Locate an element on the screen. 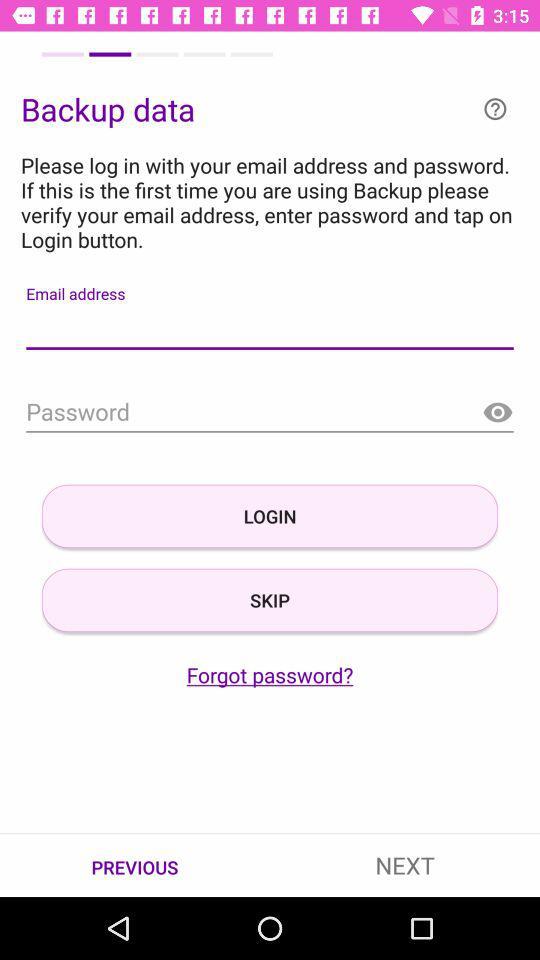  password is located at coordinates (270, 412).